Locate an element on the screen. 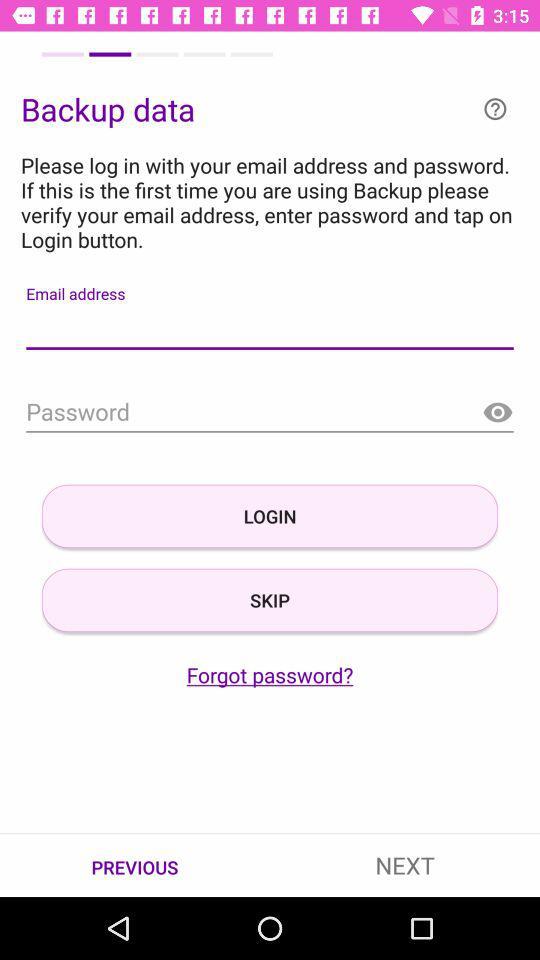  password is located at coordinates (270, 412).